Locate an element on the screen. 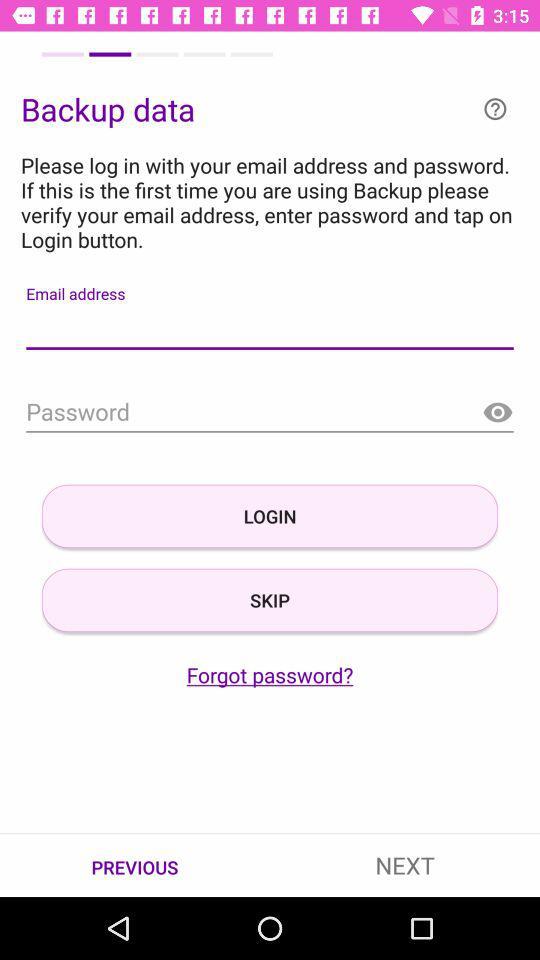  password is located at coordinates (270, 412).